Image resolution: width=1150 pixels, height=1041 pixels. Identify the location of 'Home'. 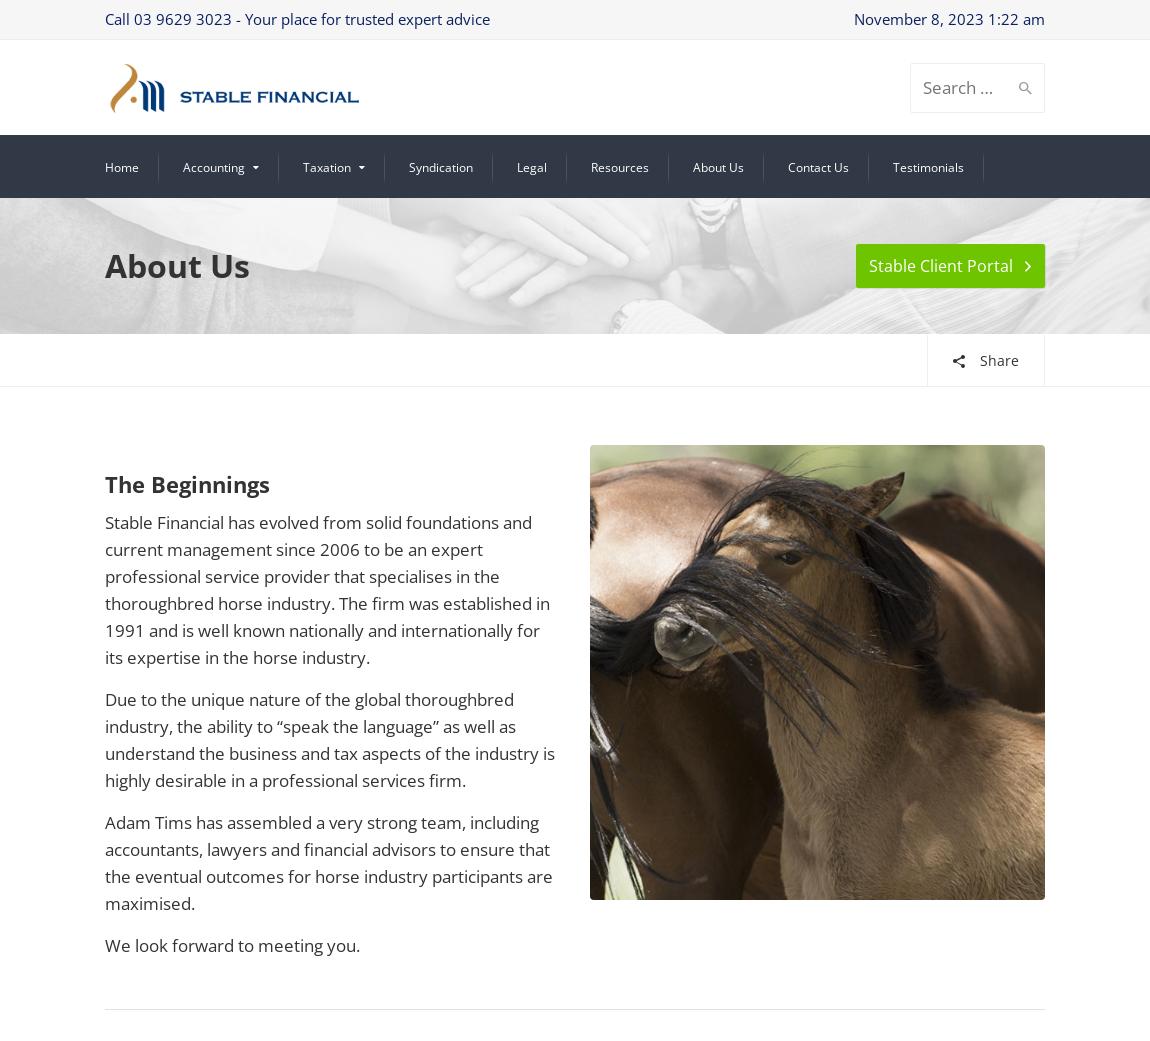
(103, 167).